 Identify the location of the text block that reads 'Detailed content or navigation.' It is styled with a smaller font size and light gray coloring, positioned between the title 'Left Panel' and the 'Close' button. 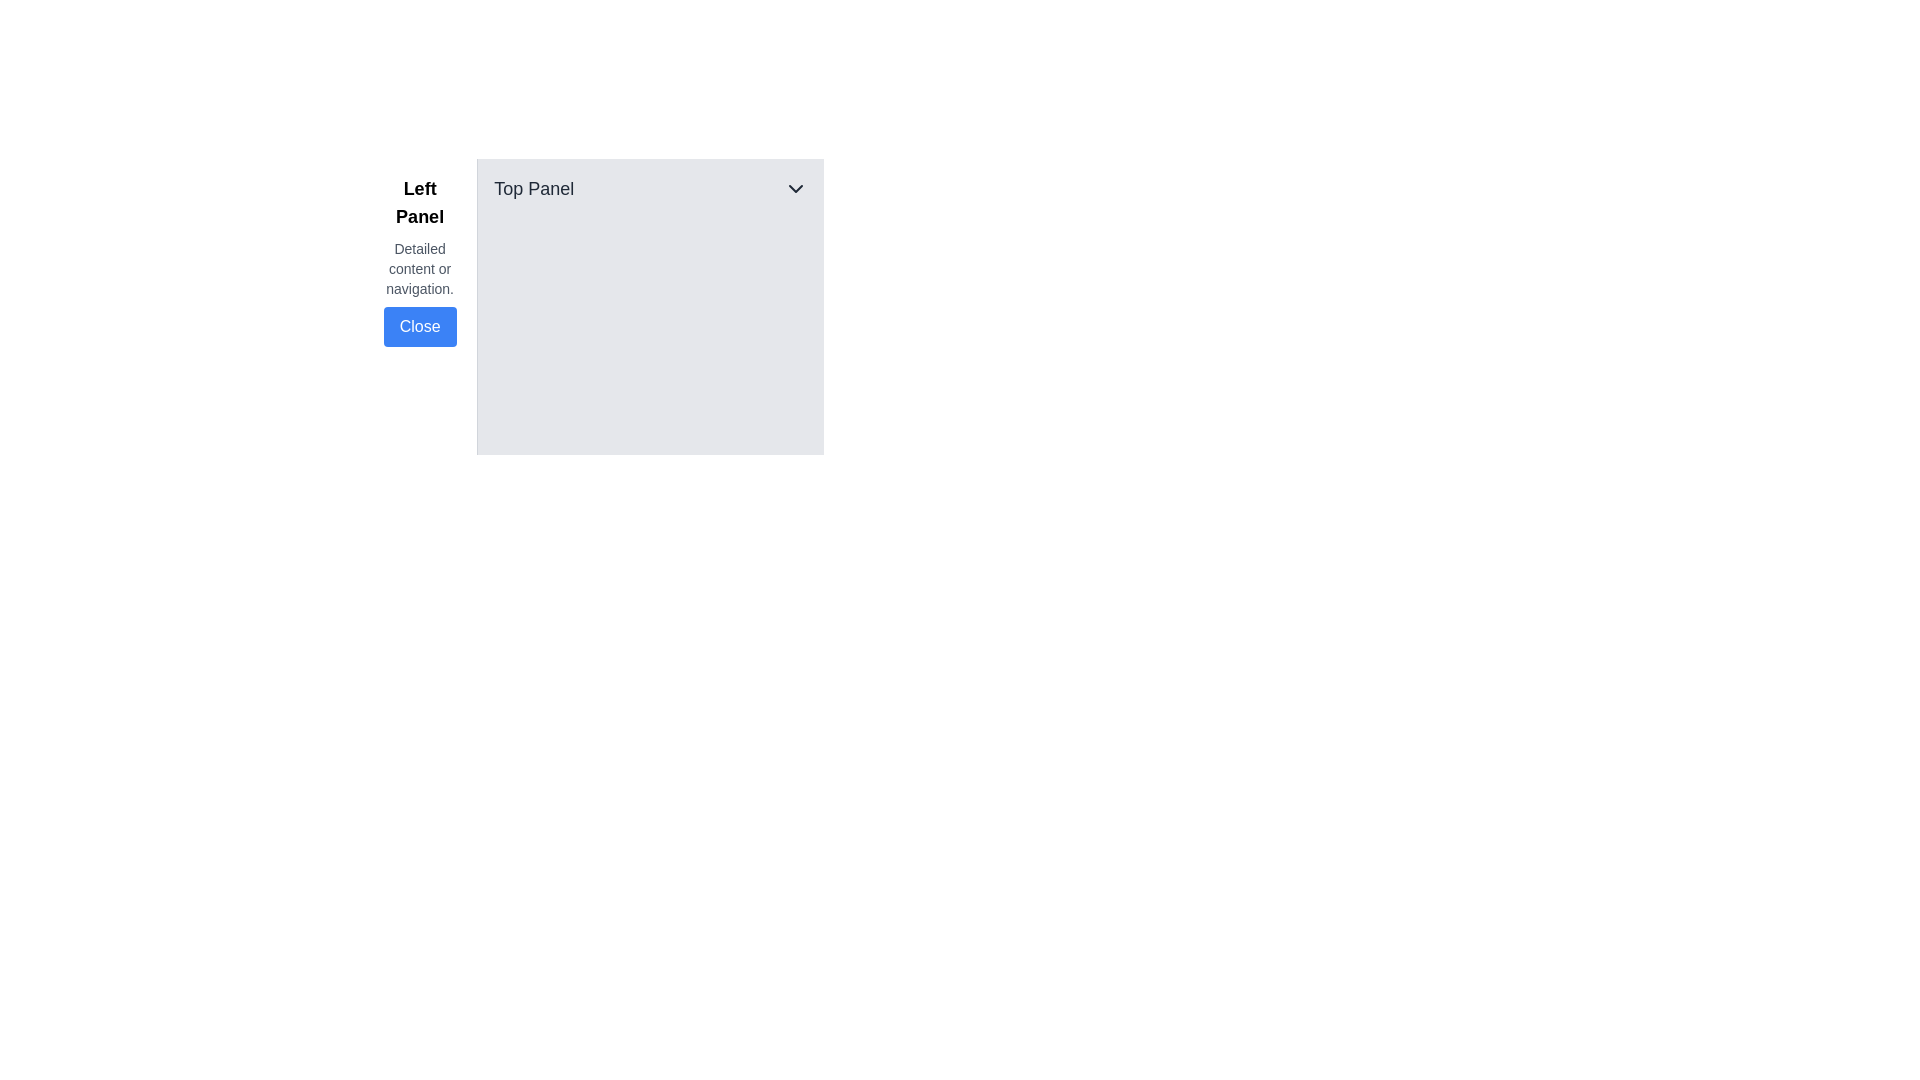
(419, 268).